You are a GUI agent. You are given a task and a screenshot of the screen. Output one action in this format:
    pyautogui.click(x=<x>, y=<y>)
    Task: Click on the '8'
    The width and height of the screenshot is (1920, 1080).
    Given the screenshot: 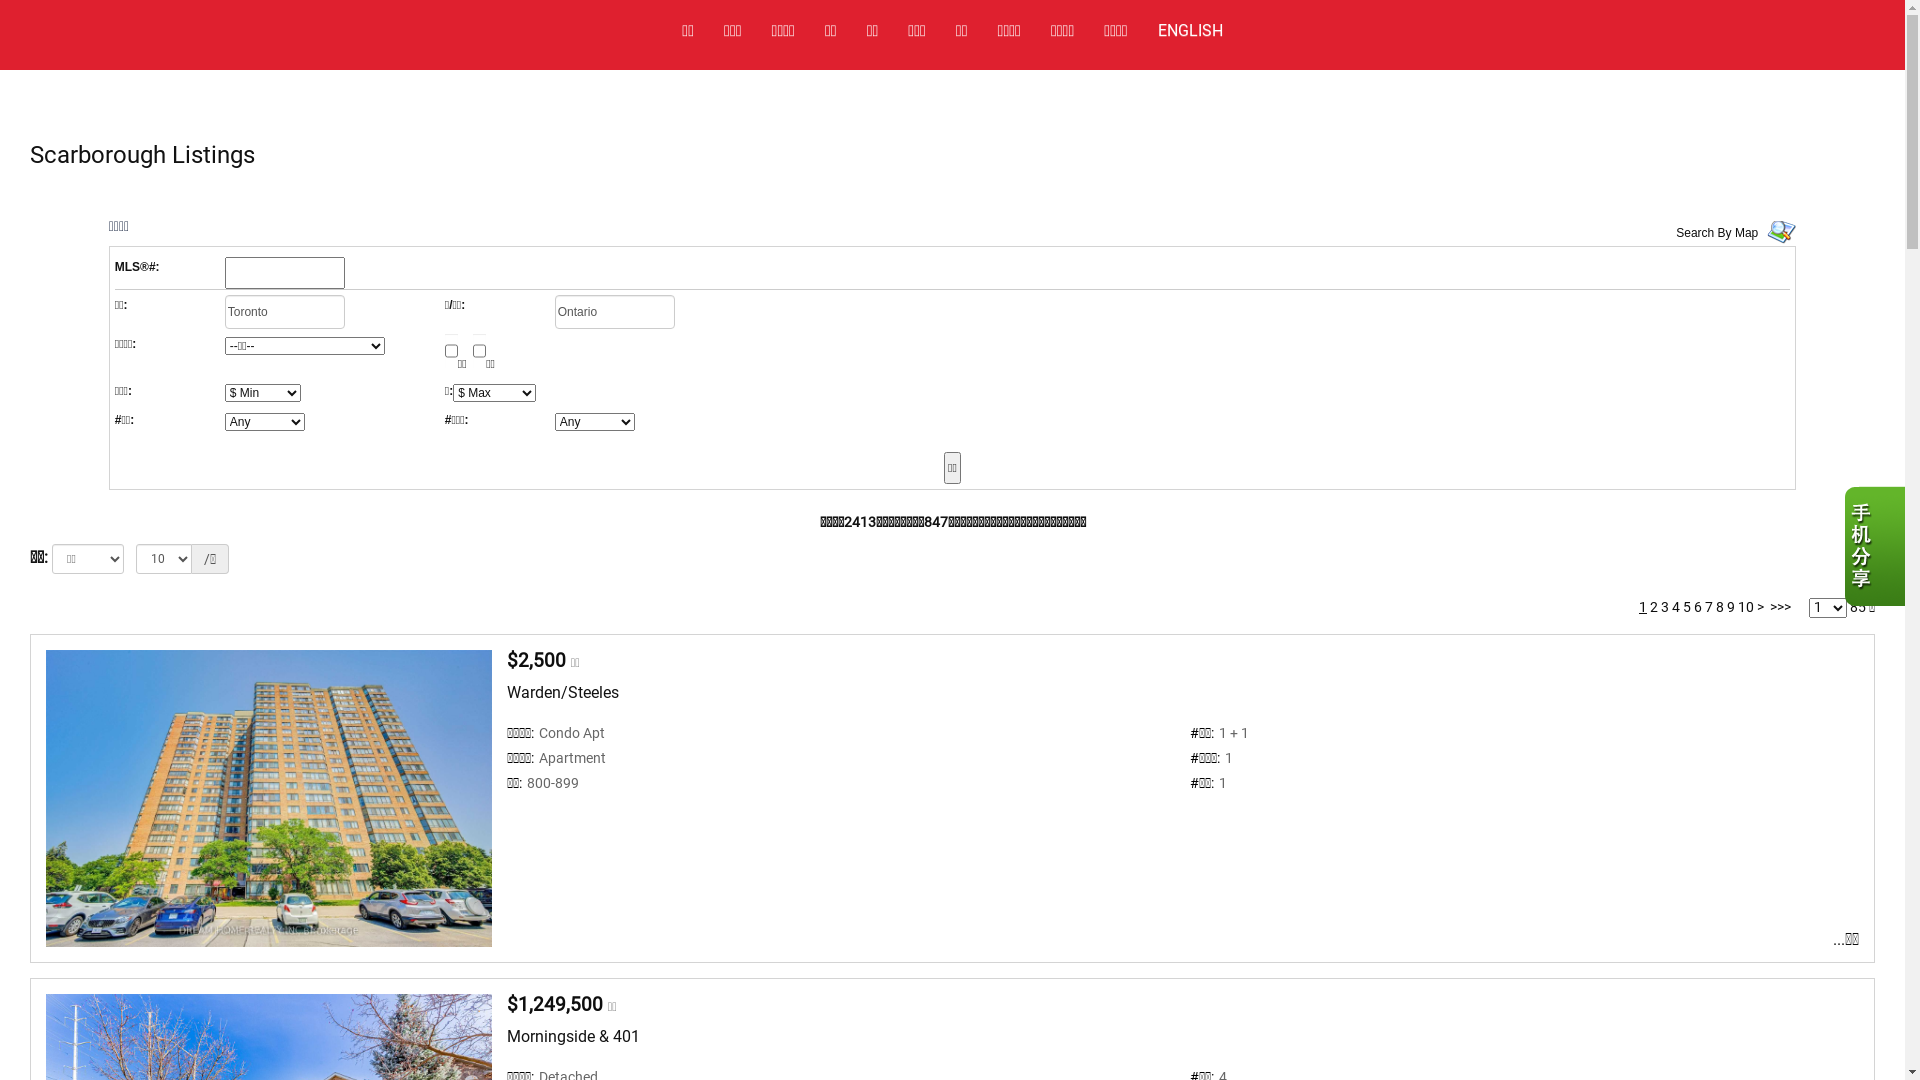 What is the action you would take?
    pyautogui.click(x=1718, y=605)
    